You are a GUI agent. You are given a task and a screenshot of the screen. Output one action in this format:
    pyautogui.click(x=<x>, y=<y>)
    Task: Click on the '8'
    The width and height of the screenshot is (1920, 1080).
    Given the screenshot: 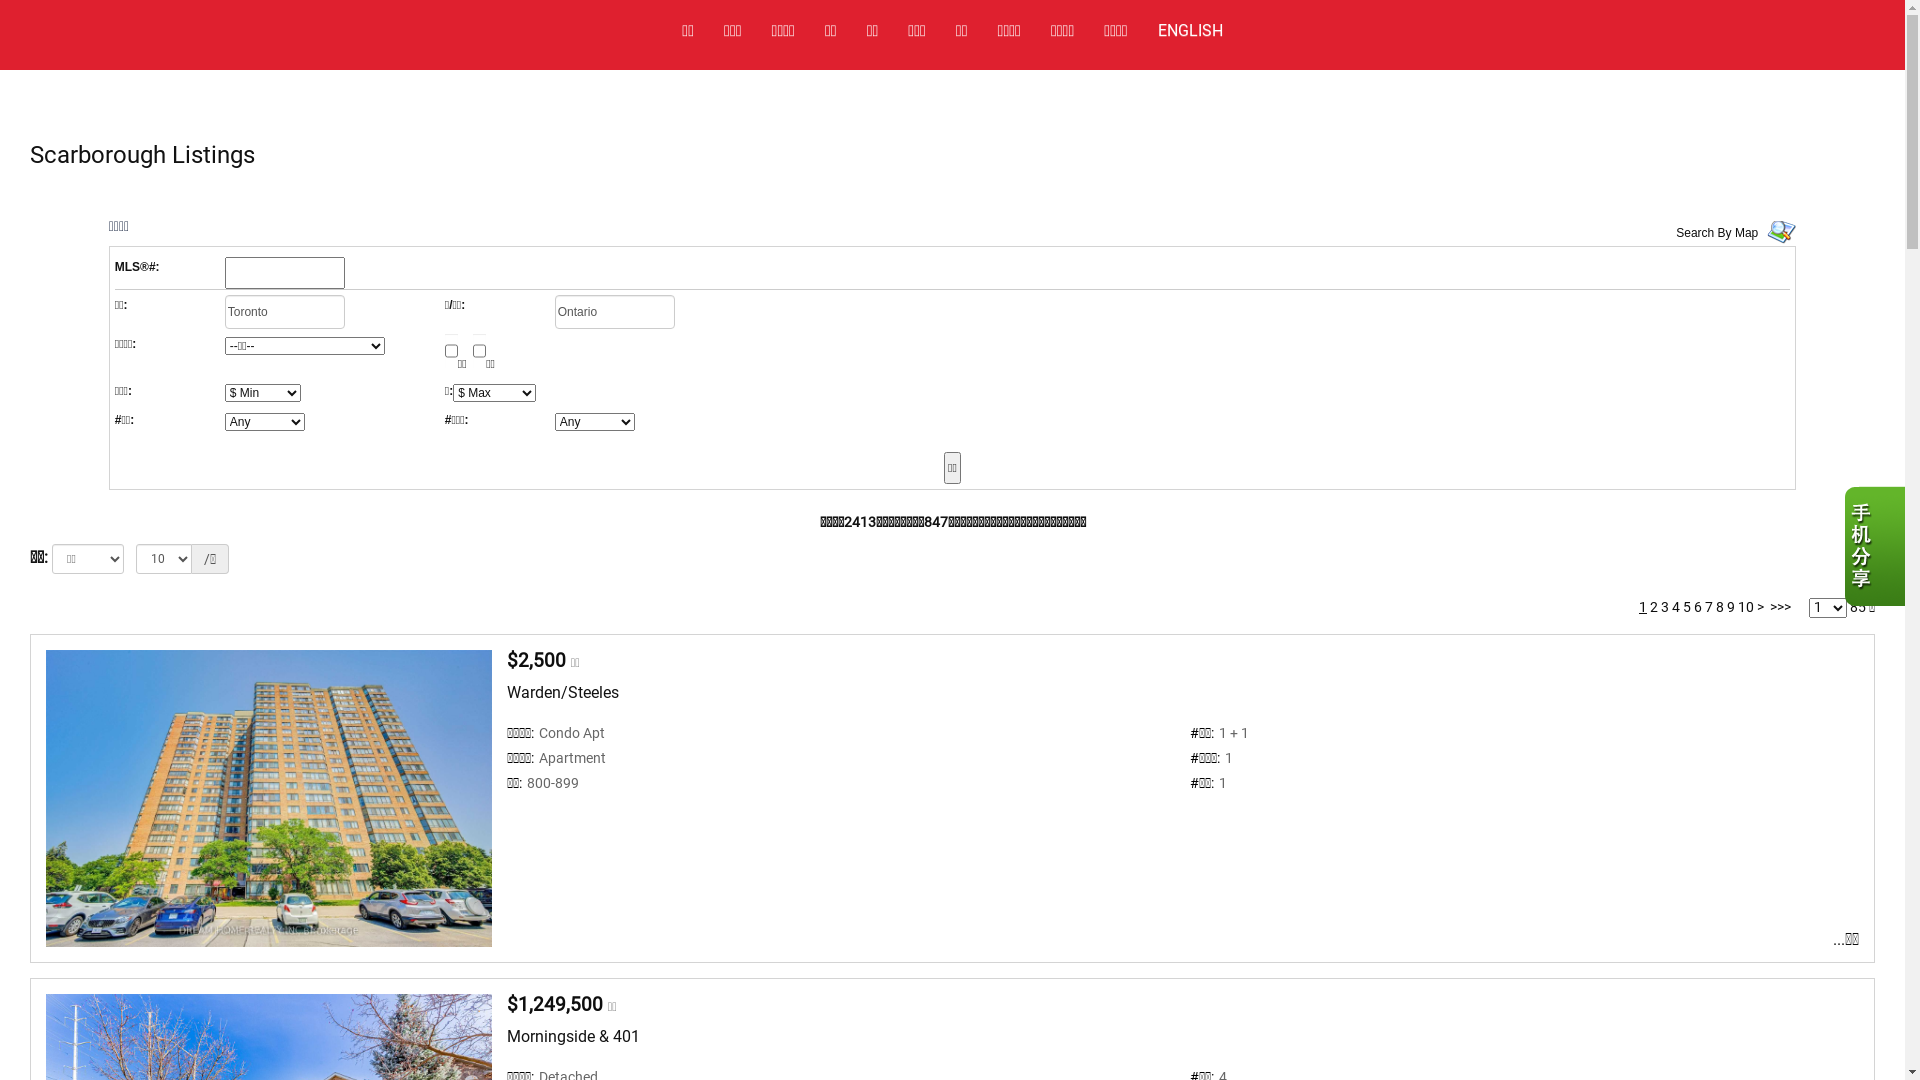 What is the action you would take?
    pyautogui.click(x=1718, y=605)
    